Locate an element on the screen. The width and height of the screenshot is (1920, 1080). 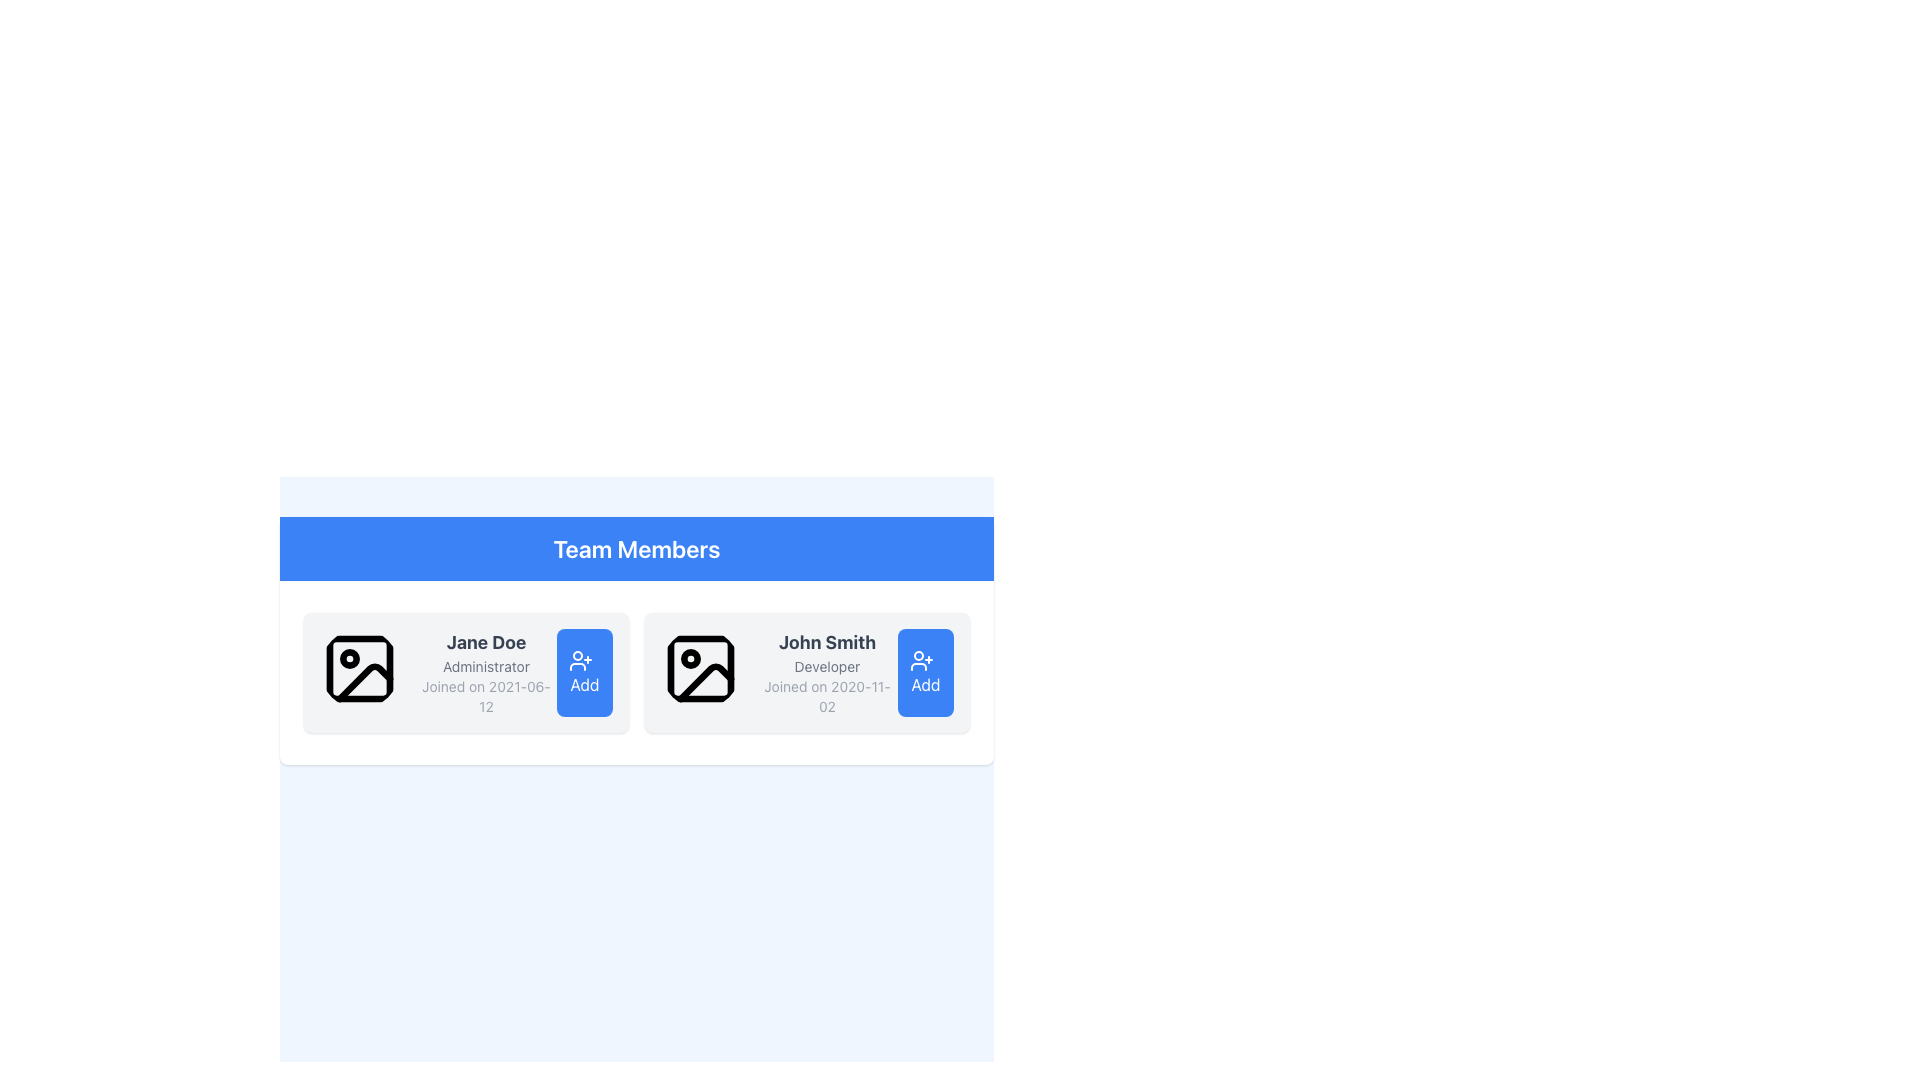
the decorative SVG rectangle with rounded corners located in the upper-left region of the image icon representing 'John Smith' in the 'Team Members' section is located at coordinates (700, 668).